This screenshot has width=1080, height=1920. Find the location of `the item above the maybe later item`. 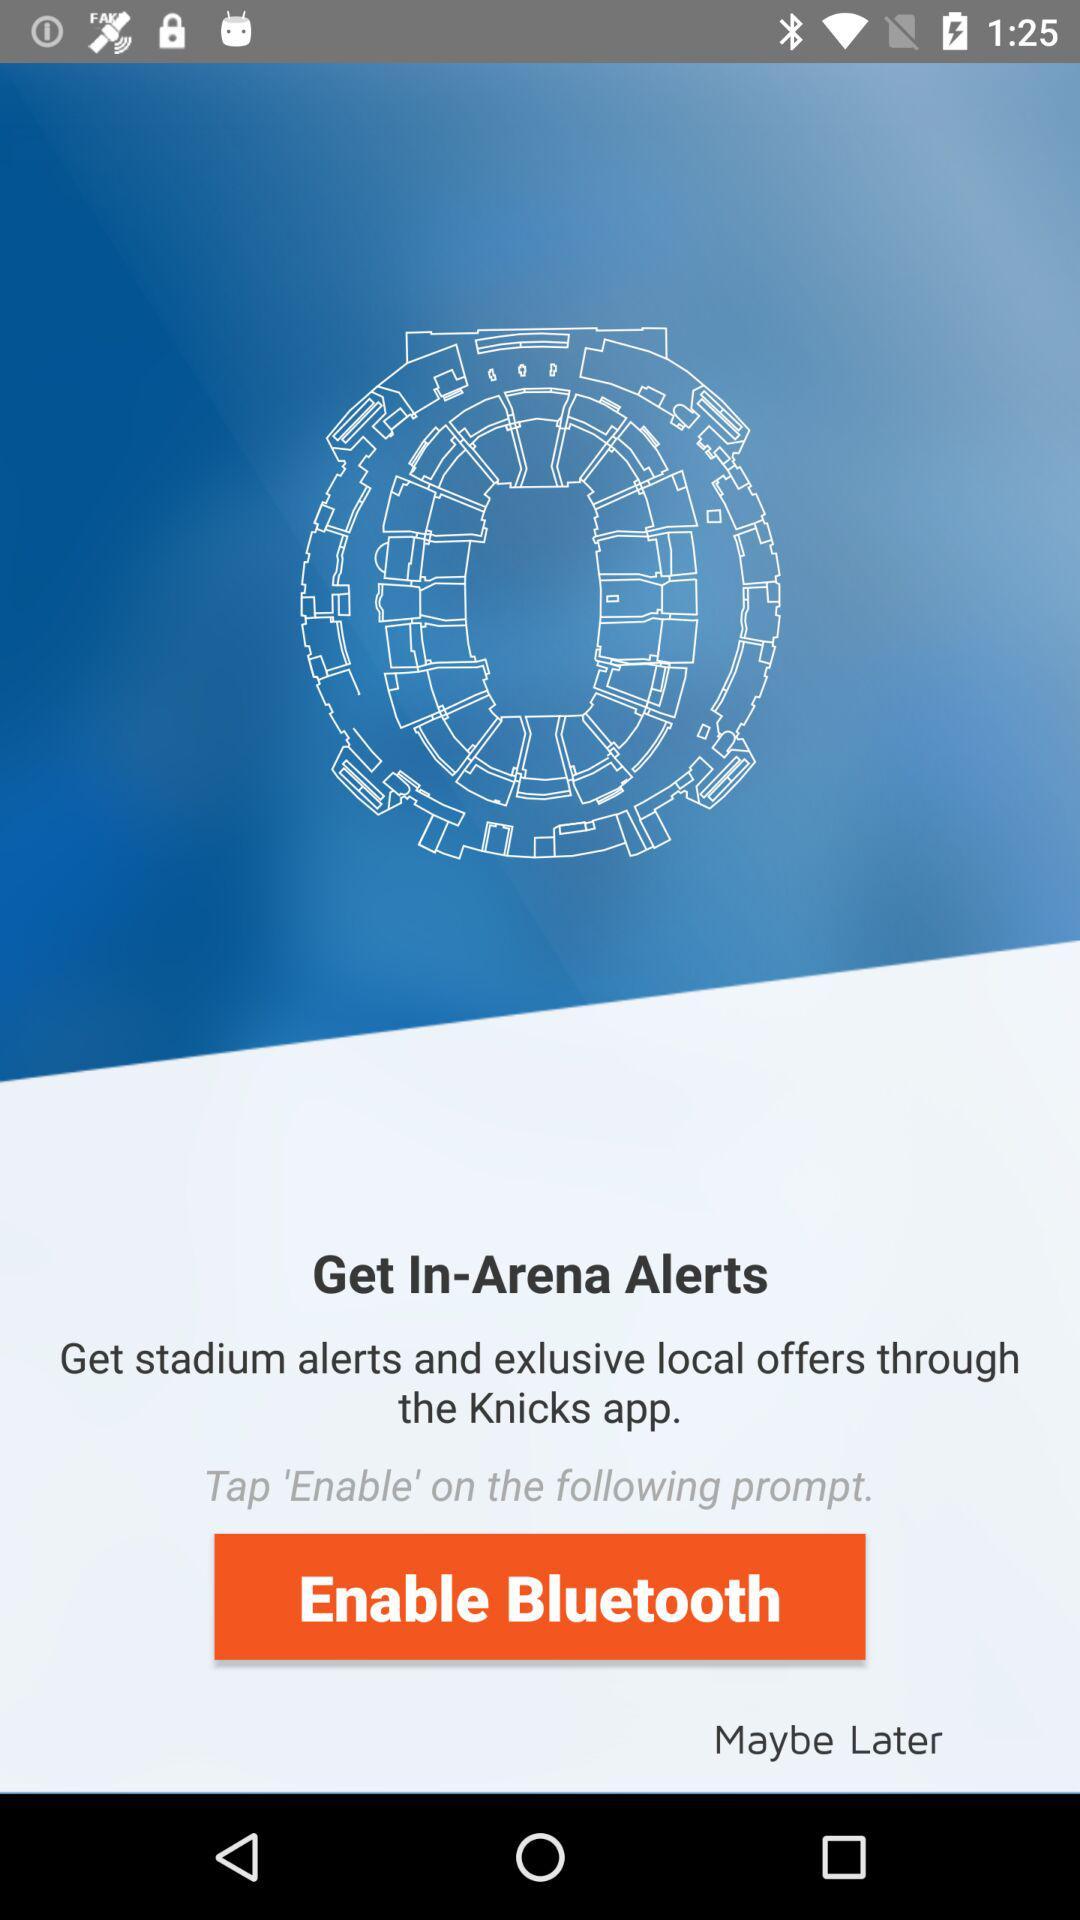

the item above the maybe later item is located at coordinates (540, 1595).